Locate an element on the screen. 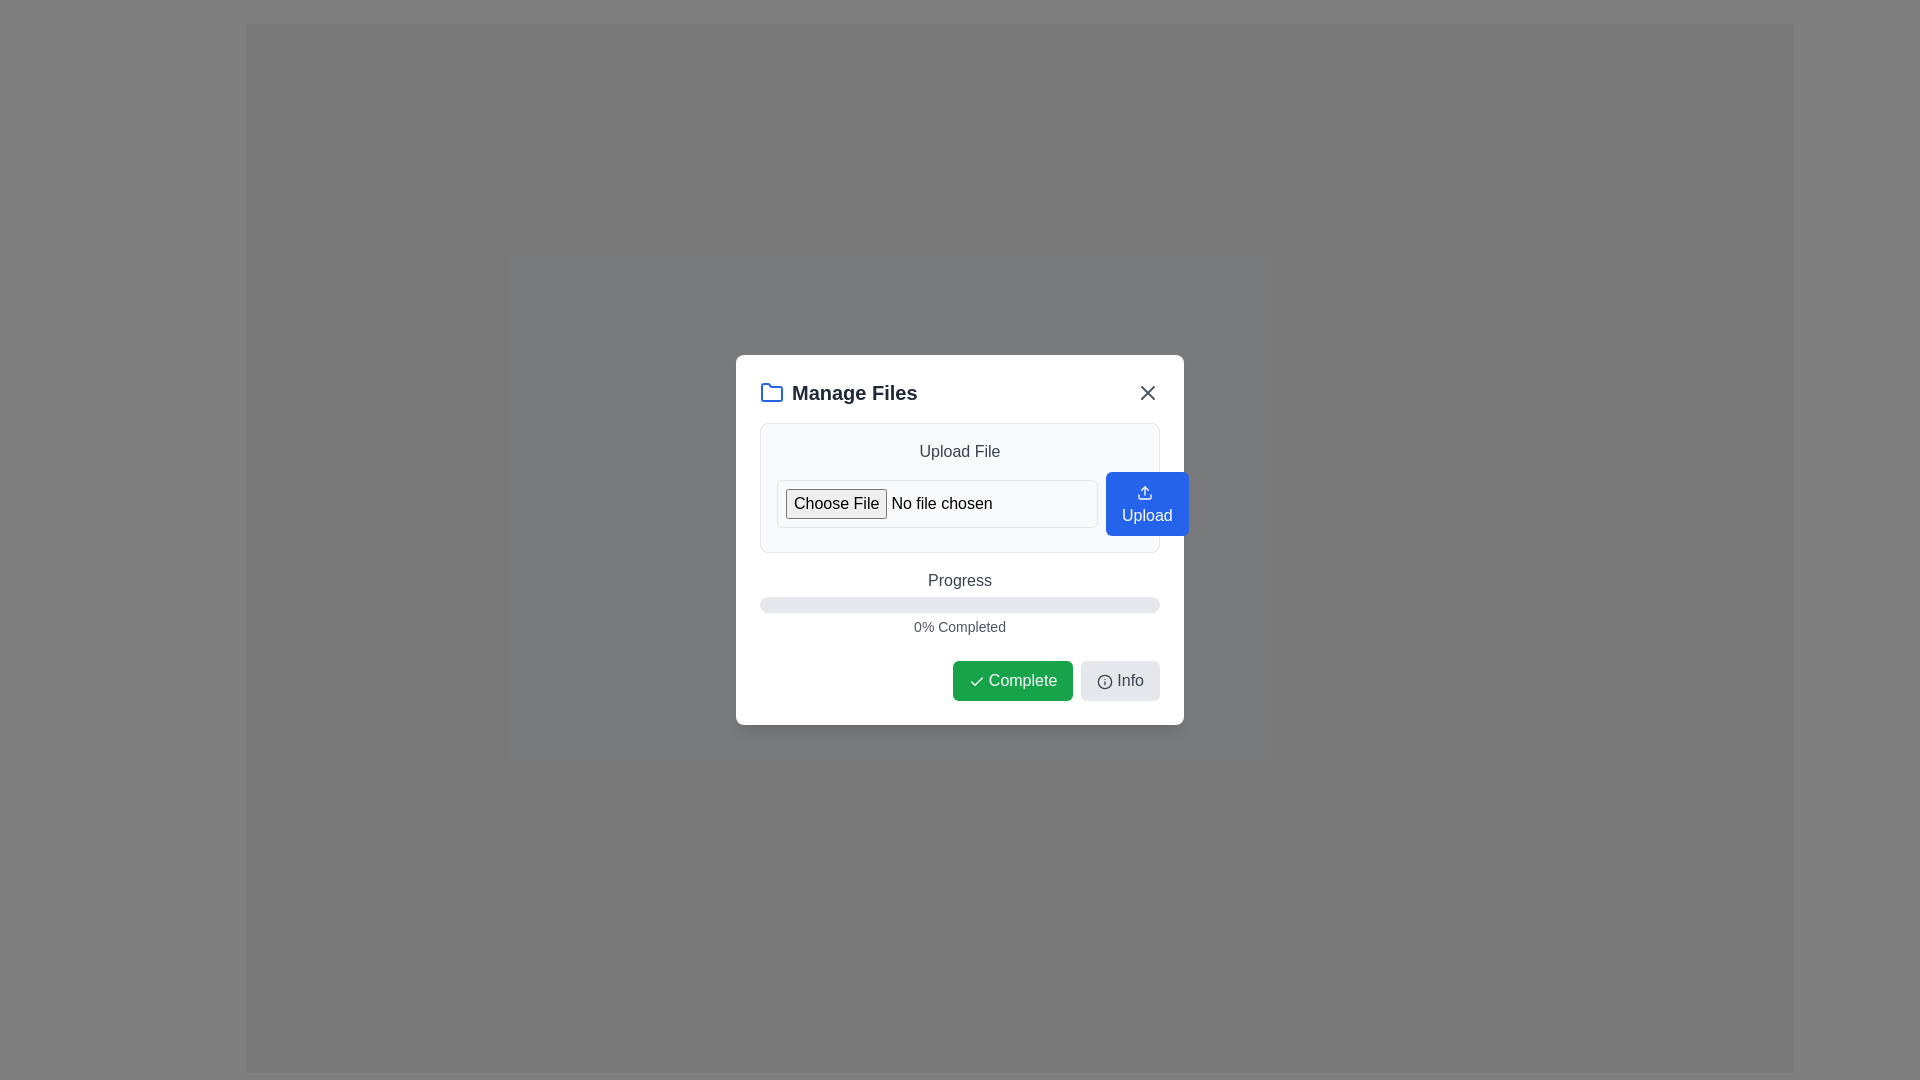 This screenshot has width=1920, height=1080. the 'Manage Files' label, which has a bold font and a blue folder icon to its left, located at the upper-left corner of the pop-up dialog box is located at coordinates (838, 393).